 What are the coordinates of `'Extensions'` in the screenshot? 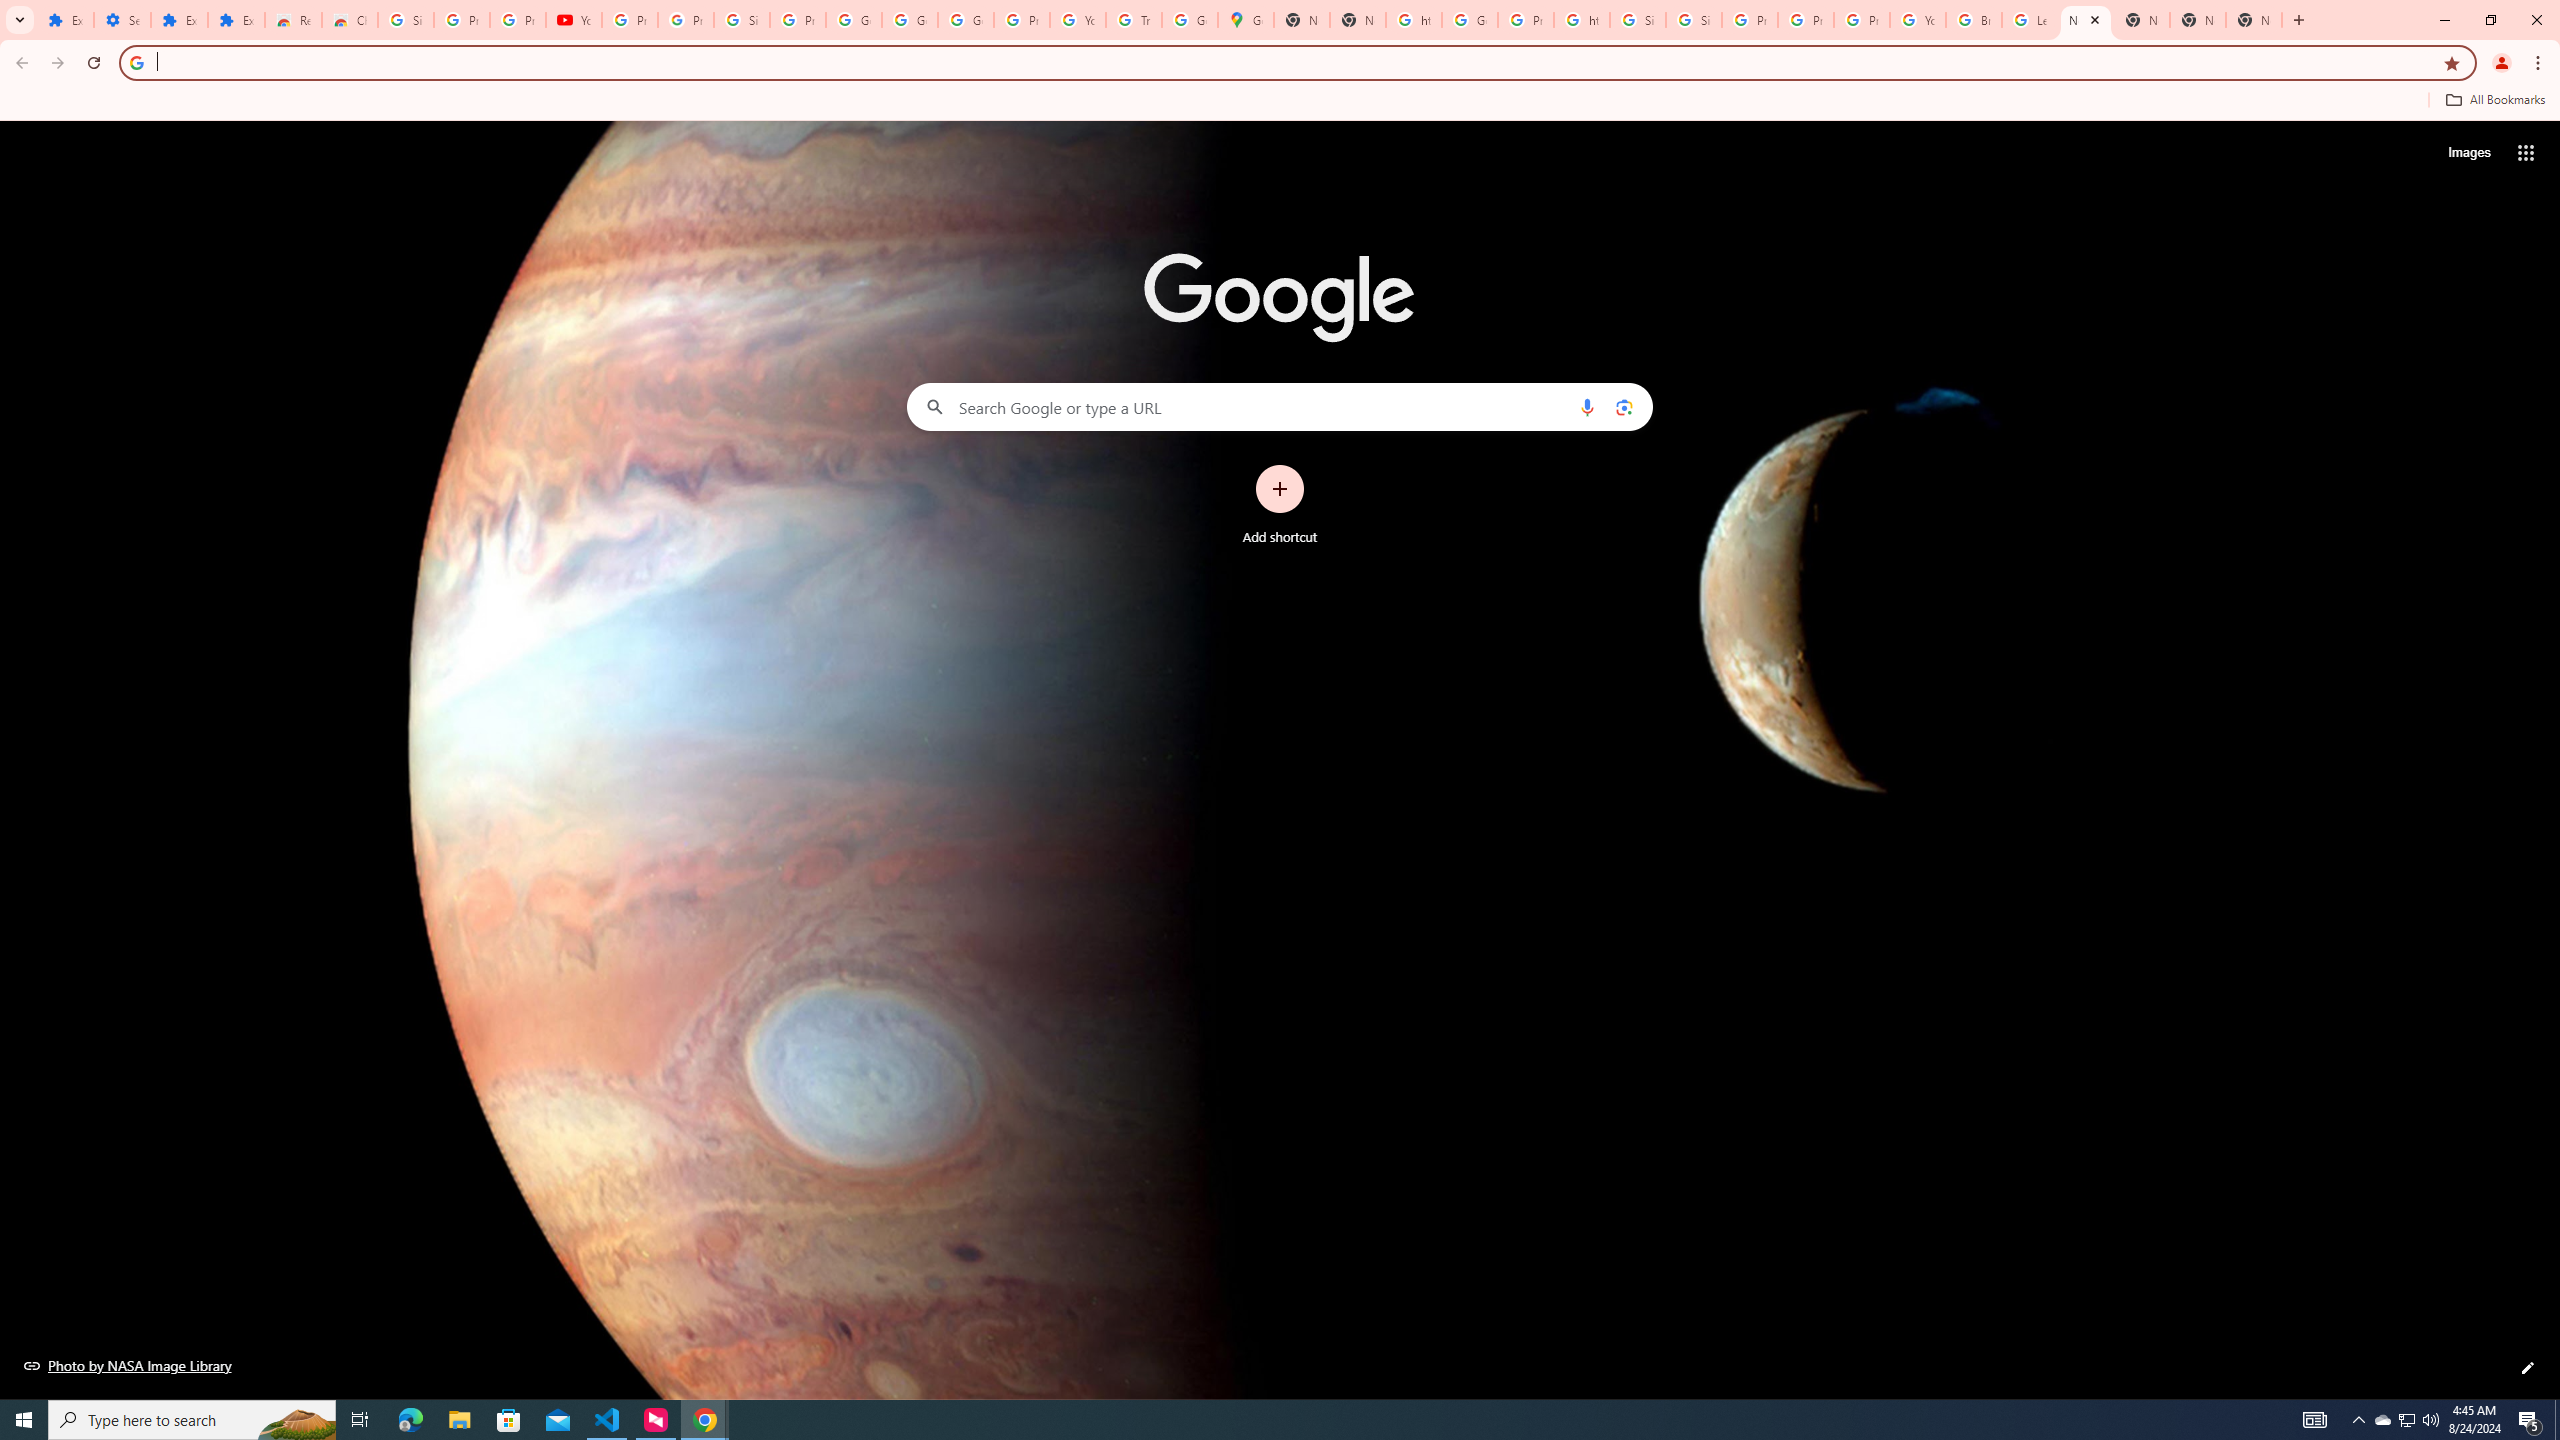 It's located at (65, 19).